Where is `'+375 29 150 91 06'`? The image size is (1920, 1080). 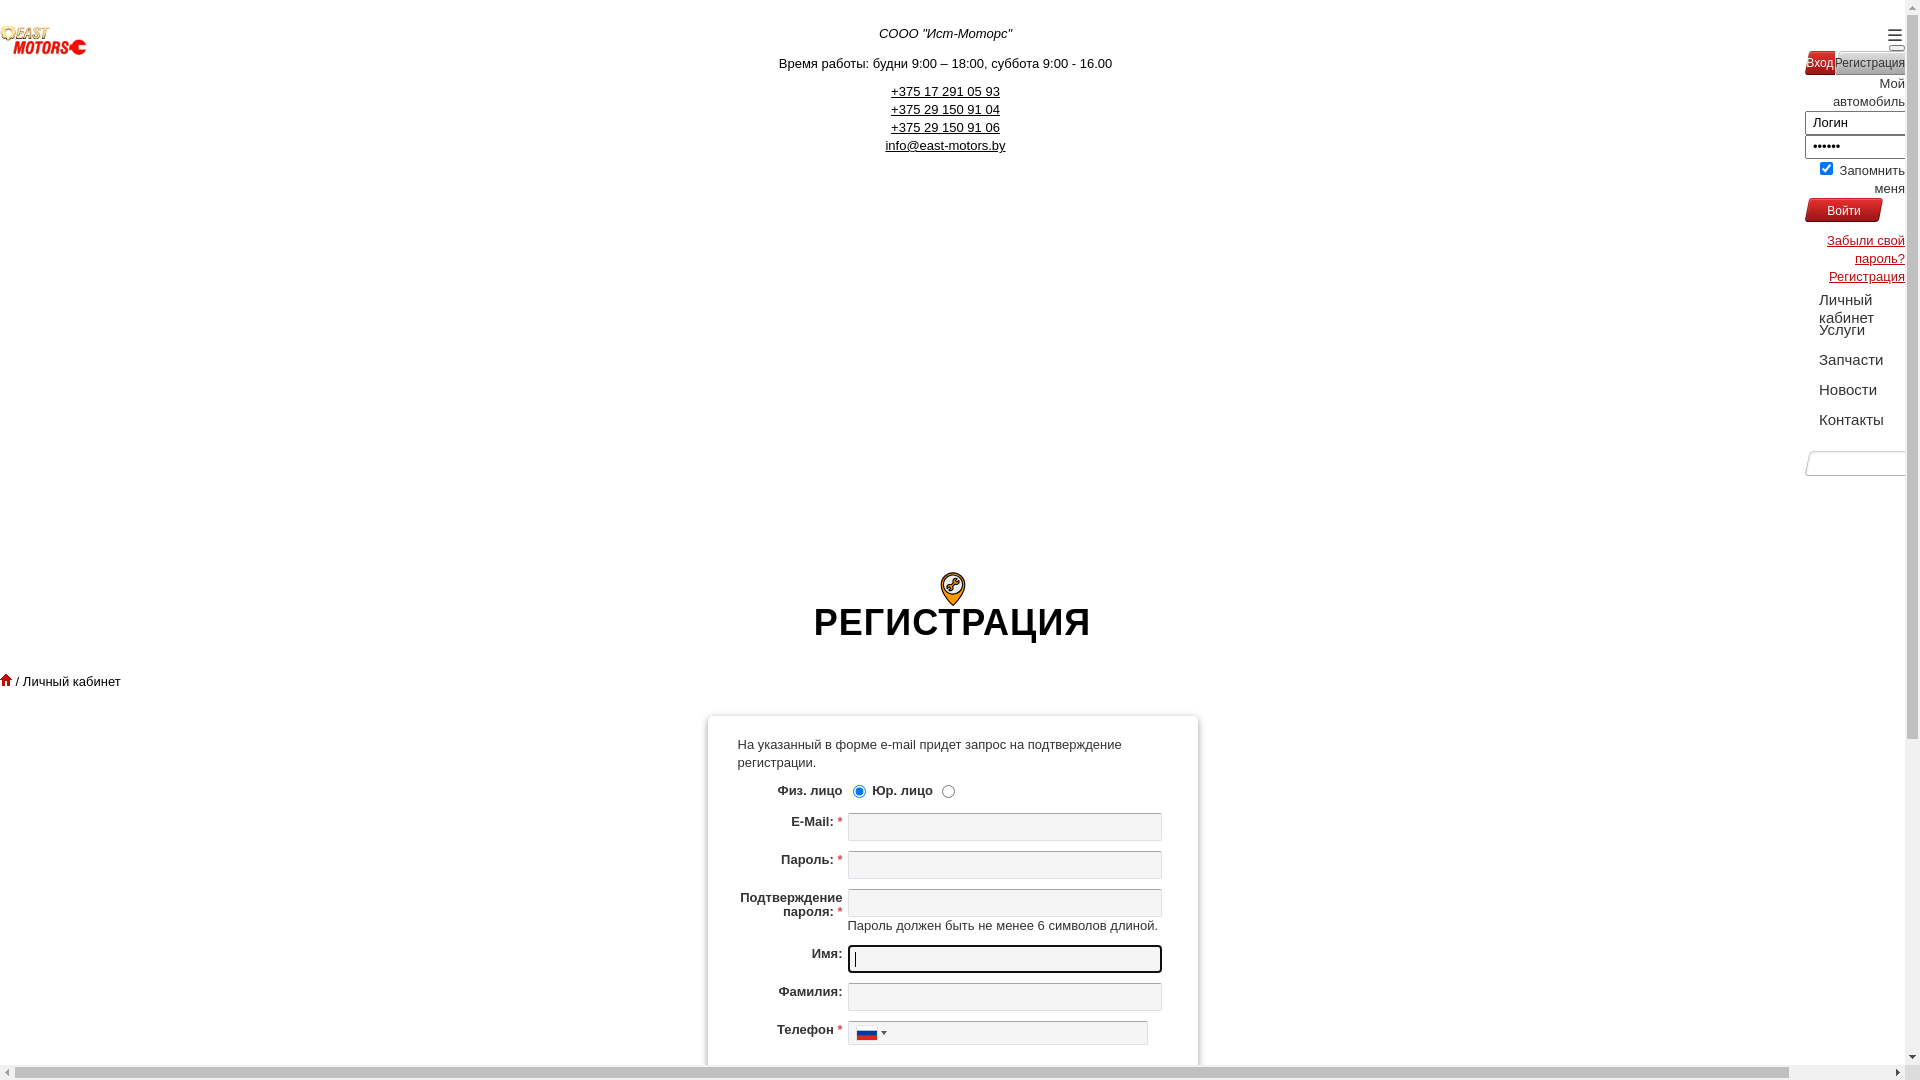 '+375 29 150 91 06' is located at coordinates (944, 127).